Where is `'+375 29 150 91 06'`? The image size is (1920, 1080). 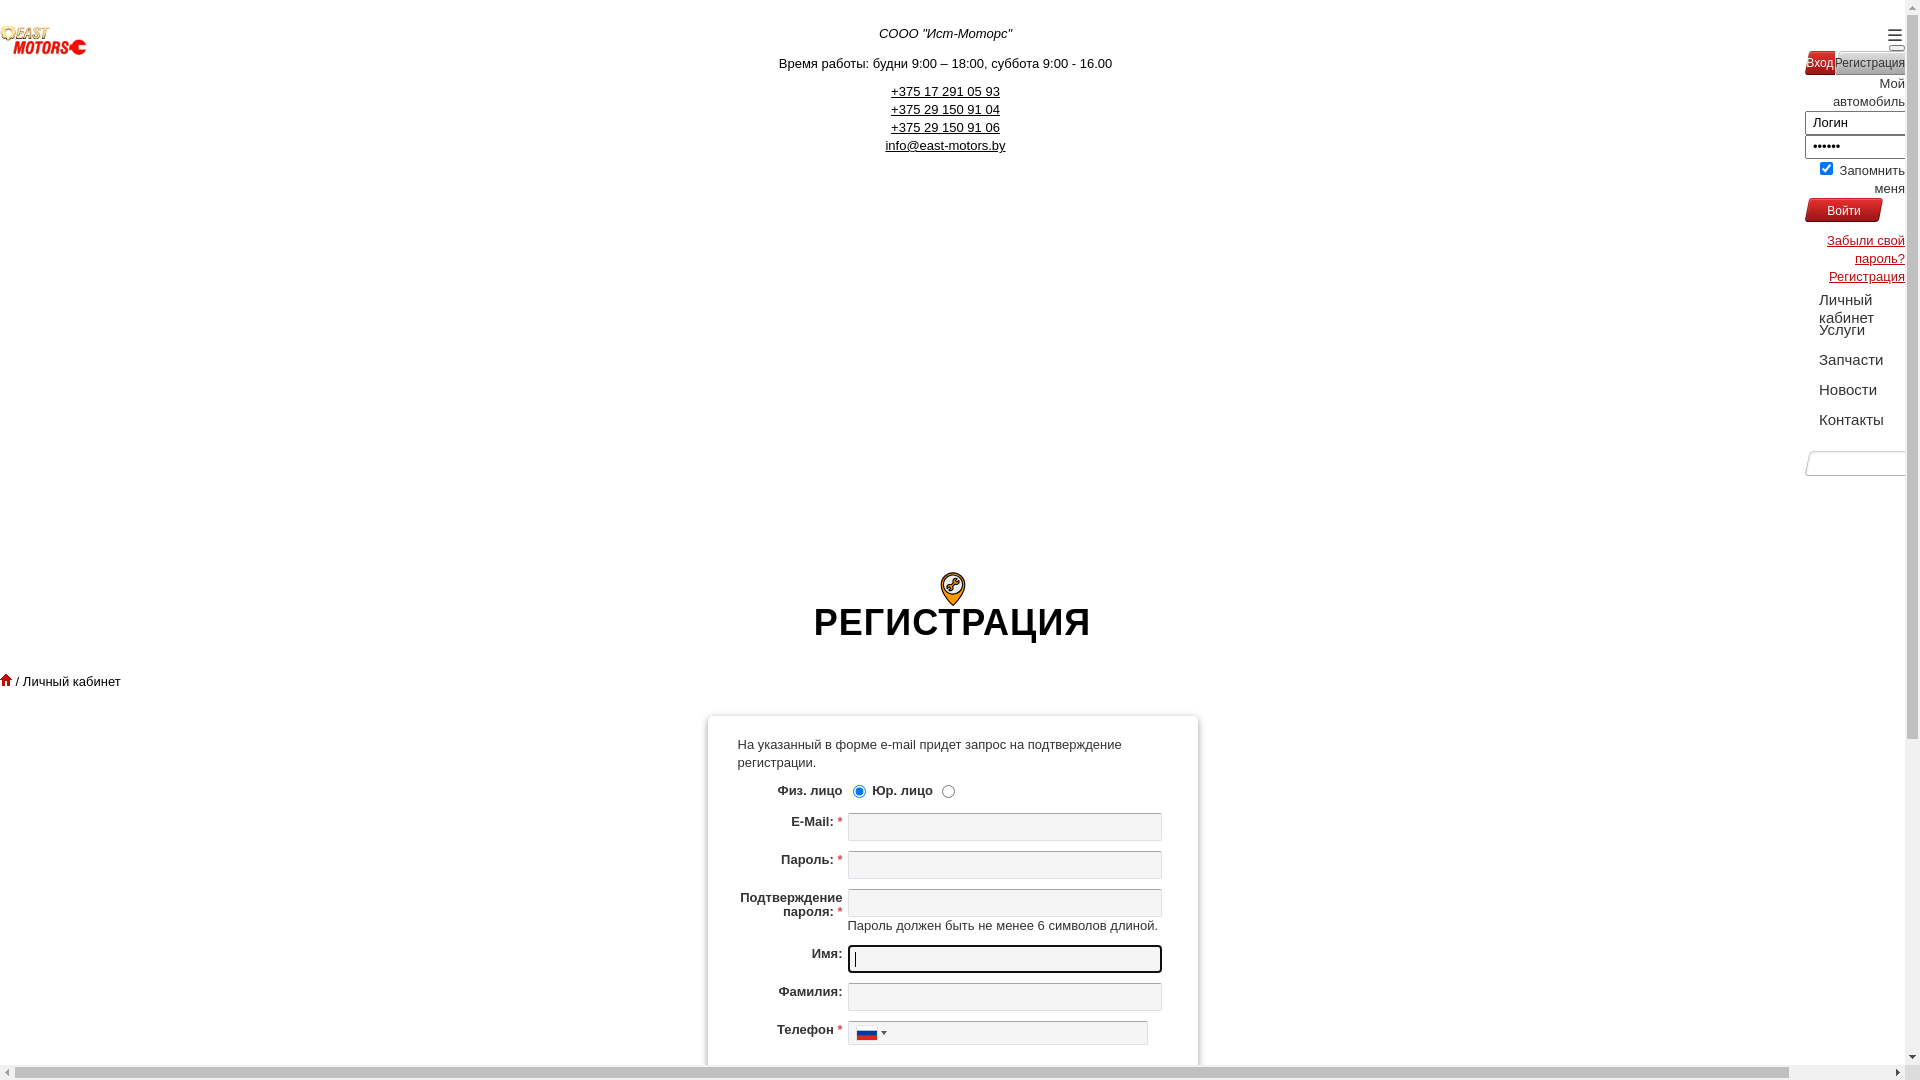 '+375 29 150 91 06' is located at coordinates (944, 127).